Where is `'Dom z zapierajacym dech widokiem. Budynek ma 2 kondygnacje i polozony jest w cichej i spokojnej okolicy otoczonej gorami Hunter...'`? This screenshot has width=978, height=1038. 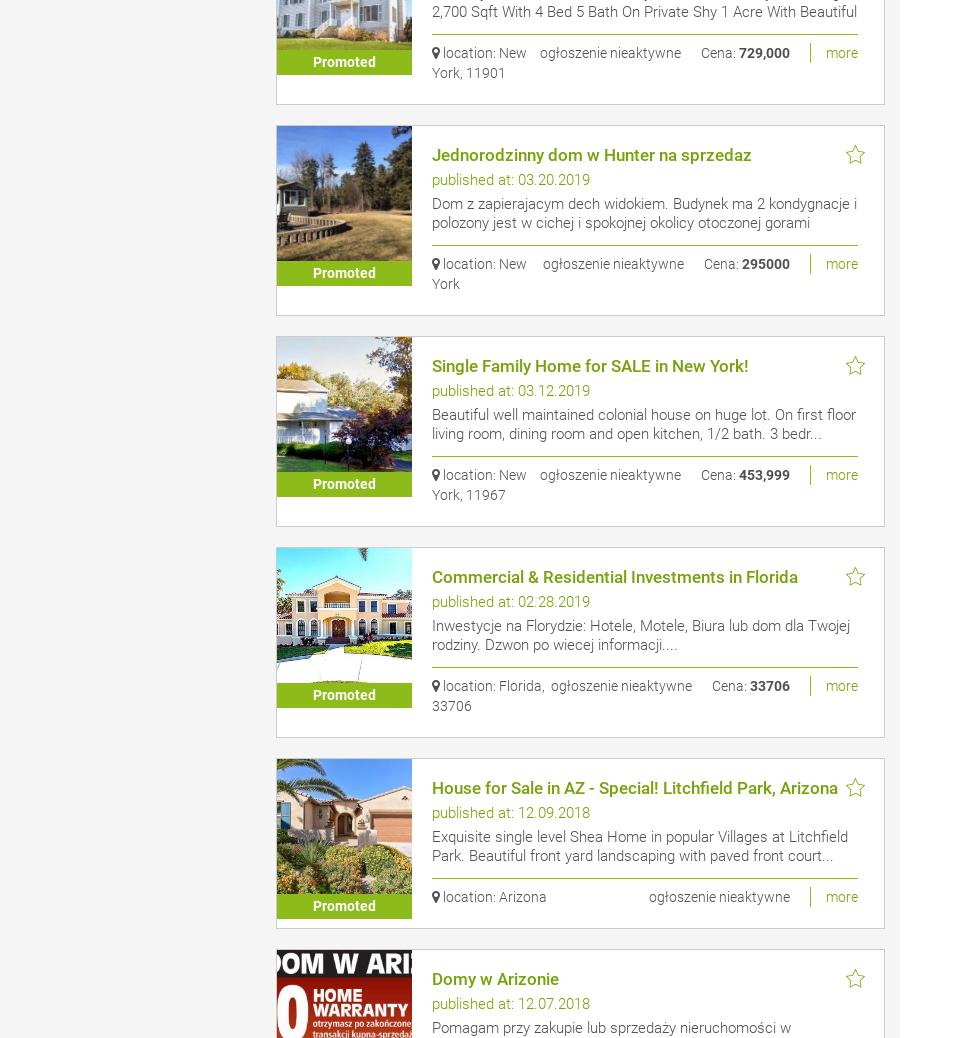 'Dom z zapierajacym dech widokiem. Budynek ma 2 kondygnacje i polozony jest w cichej i spokojnej okolicy otoczonej gorami Hunter...' is located at coordinates (643, 221).